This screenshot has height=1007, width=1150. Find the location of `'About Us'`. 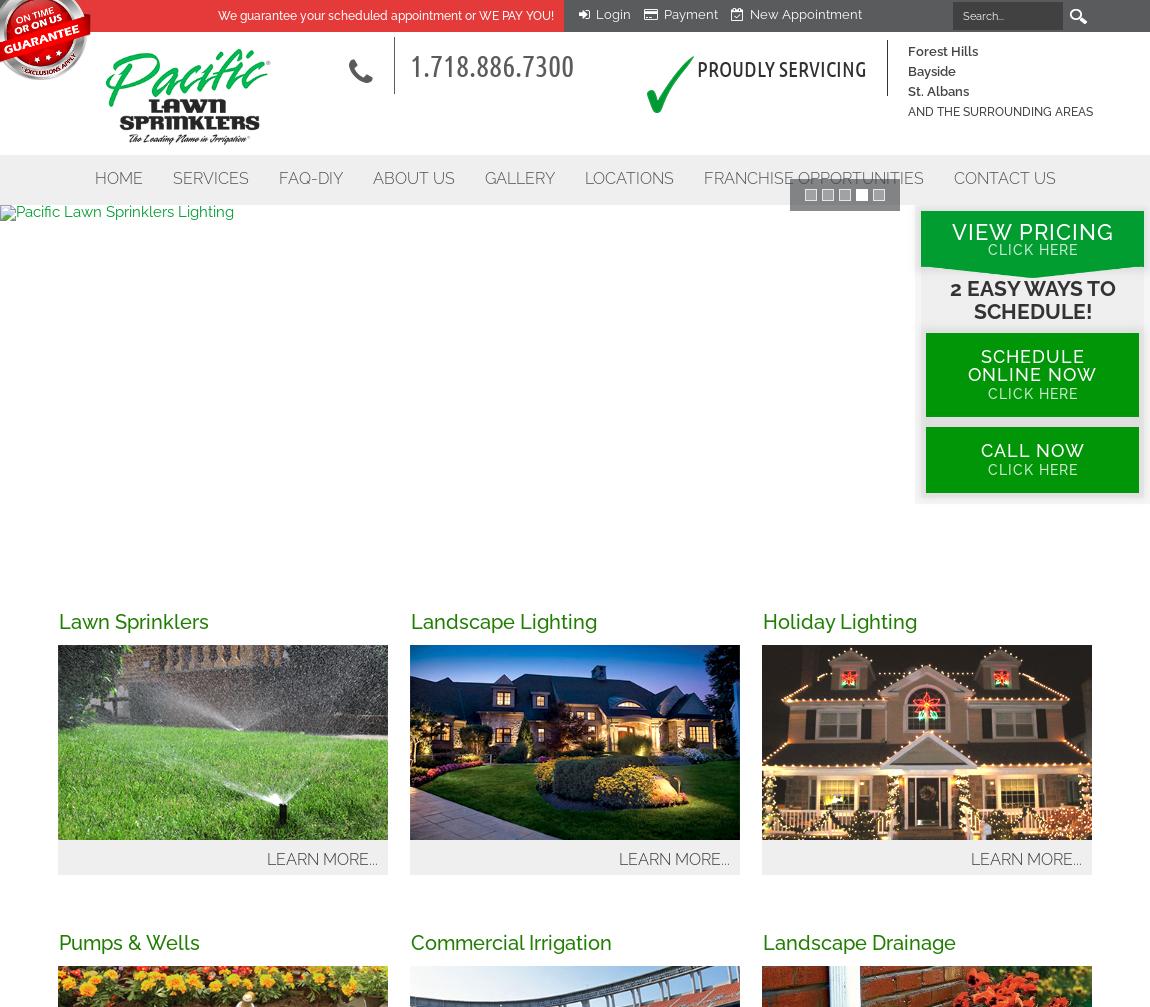

'About Us' is located at coordinates (412, 178).